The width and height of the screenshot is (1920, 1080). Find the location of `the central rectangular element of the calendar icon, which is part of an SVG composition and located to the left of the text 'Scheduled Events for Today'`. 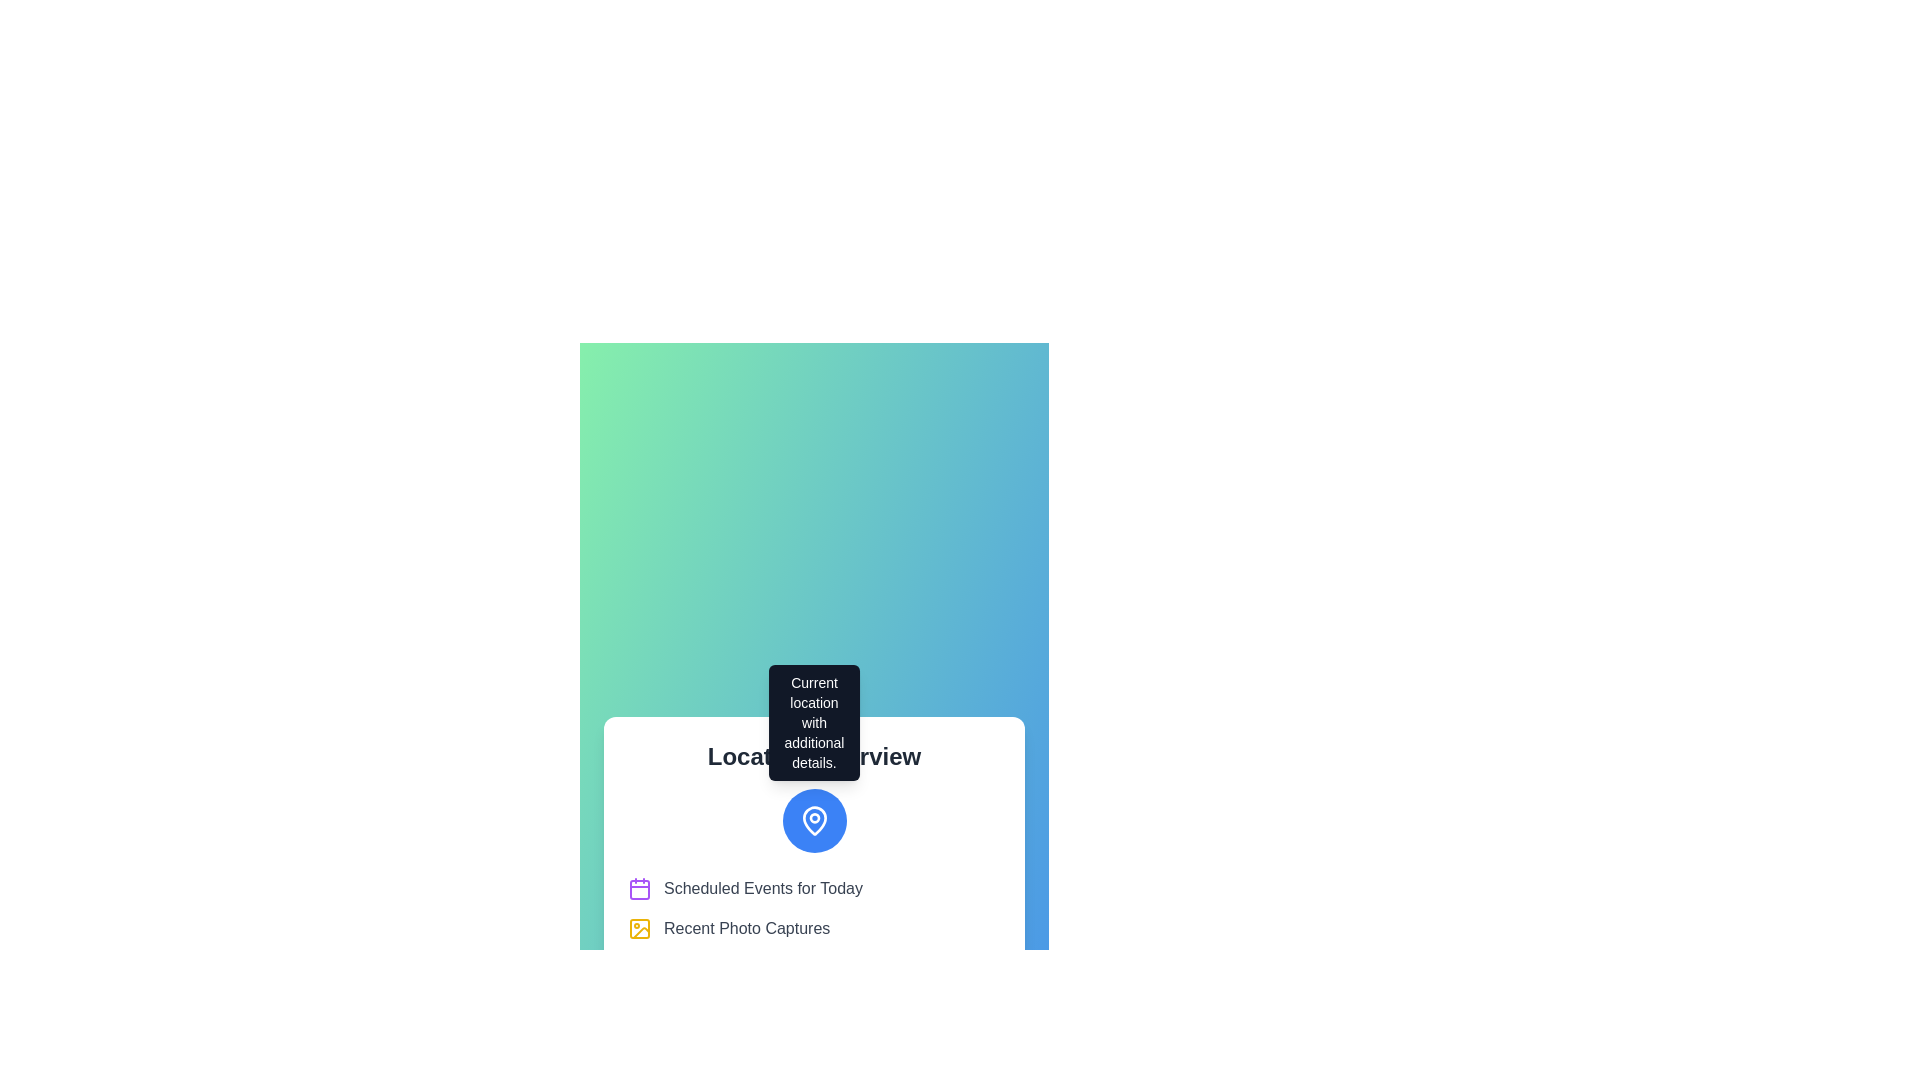

the central rectangular element of the calendar icon, which is part of an SVG composition and located to the left of the text 'Scheduled Events for Today' is located at coordinates (638, 889).